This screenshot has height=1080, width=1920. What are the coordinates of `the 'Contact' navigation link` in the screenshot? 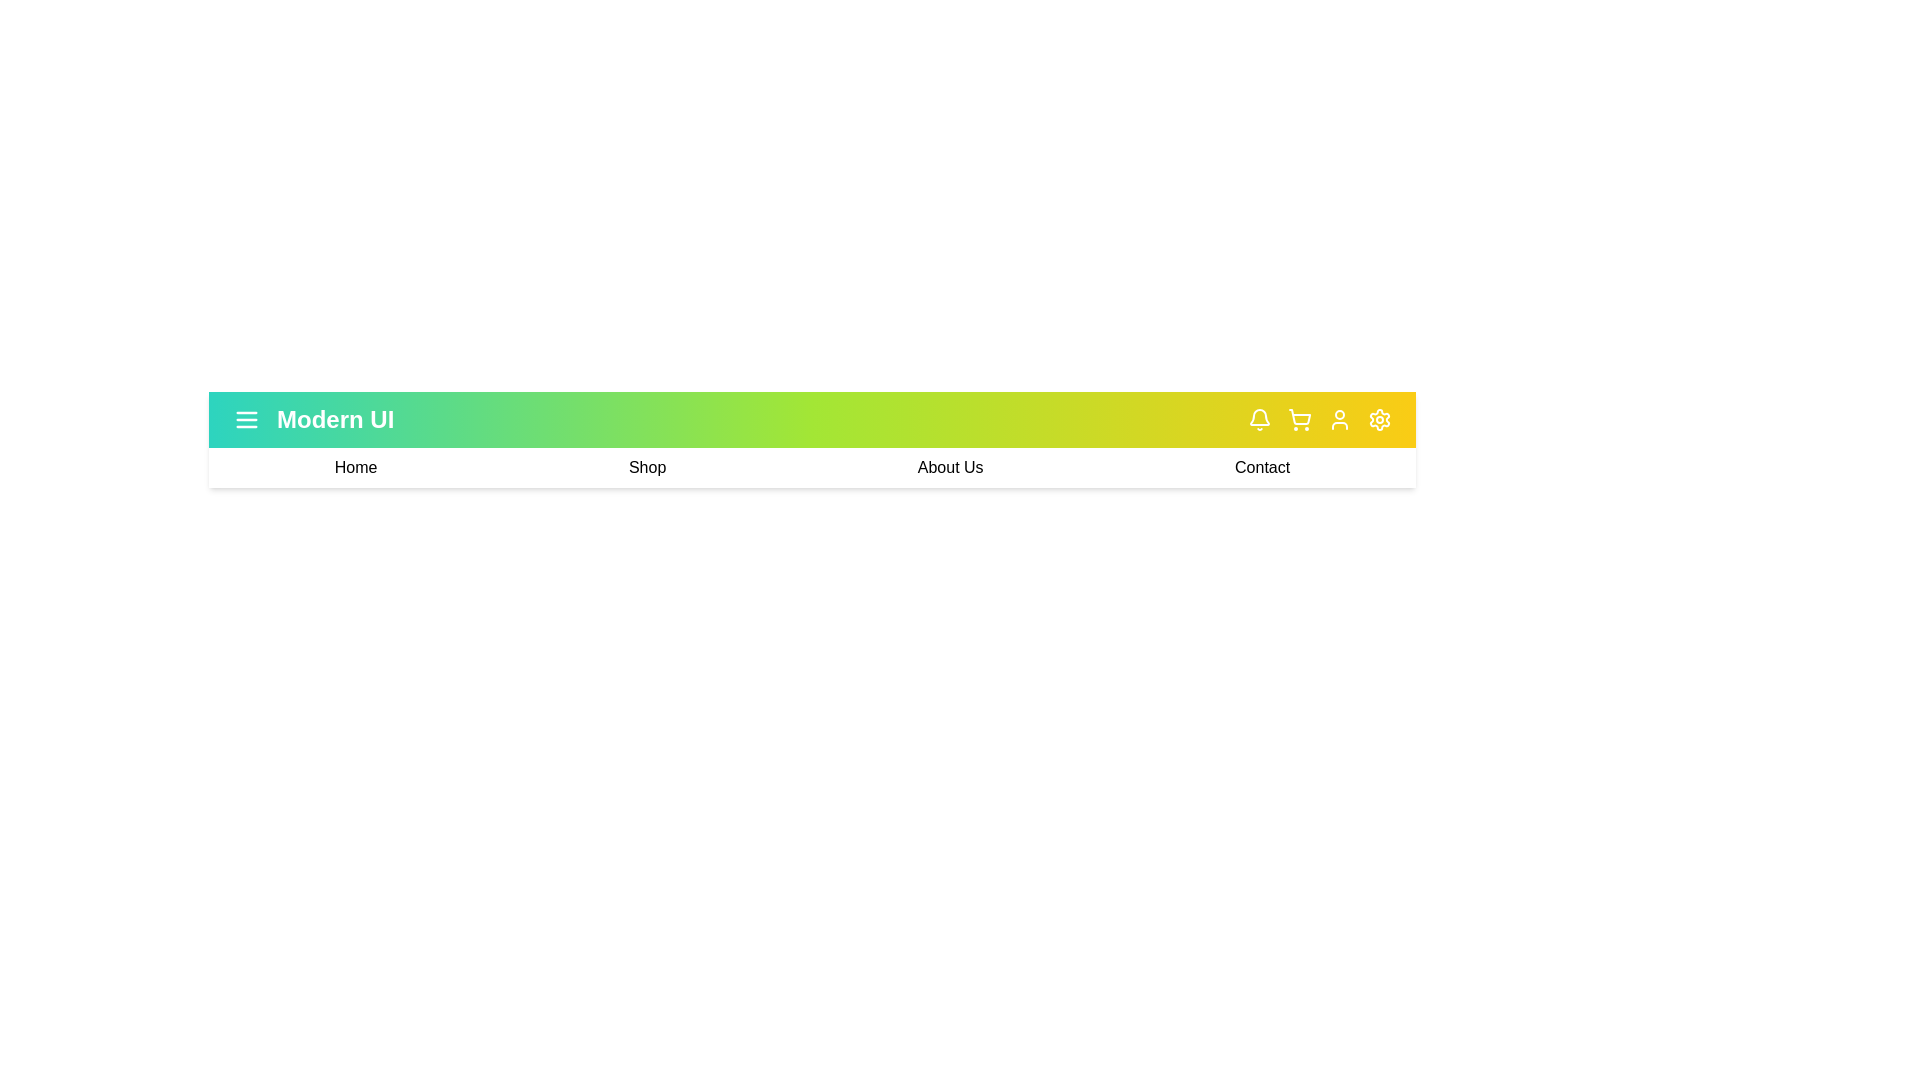 It's located at (1261, 467).